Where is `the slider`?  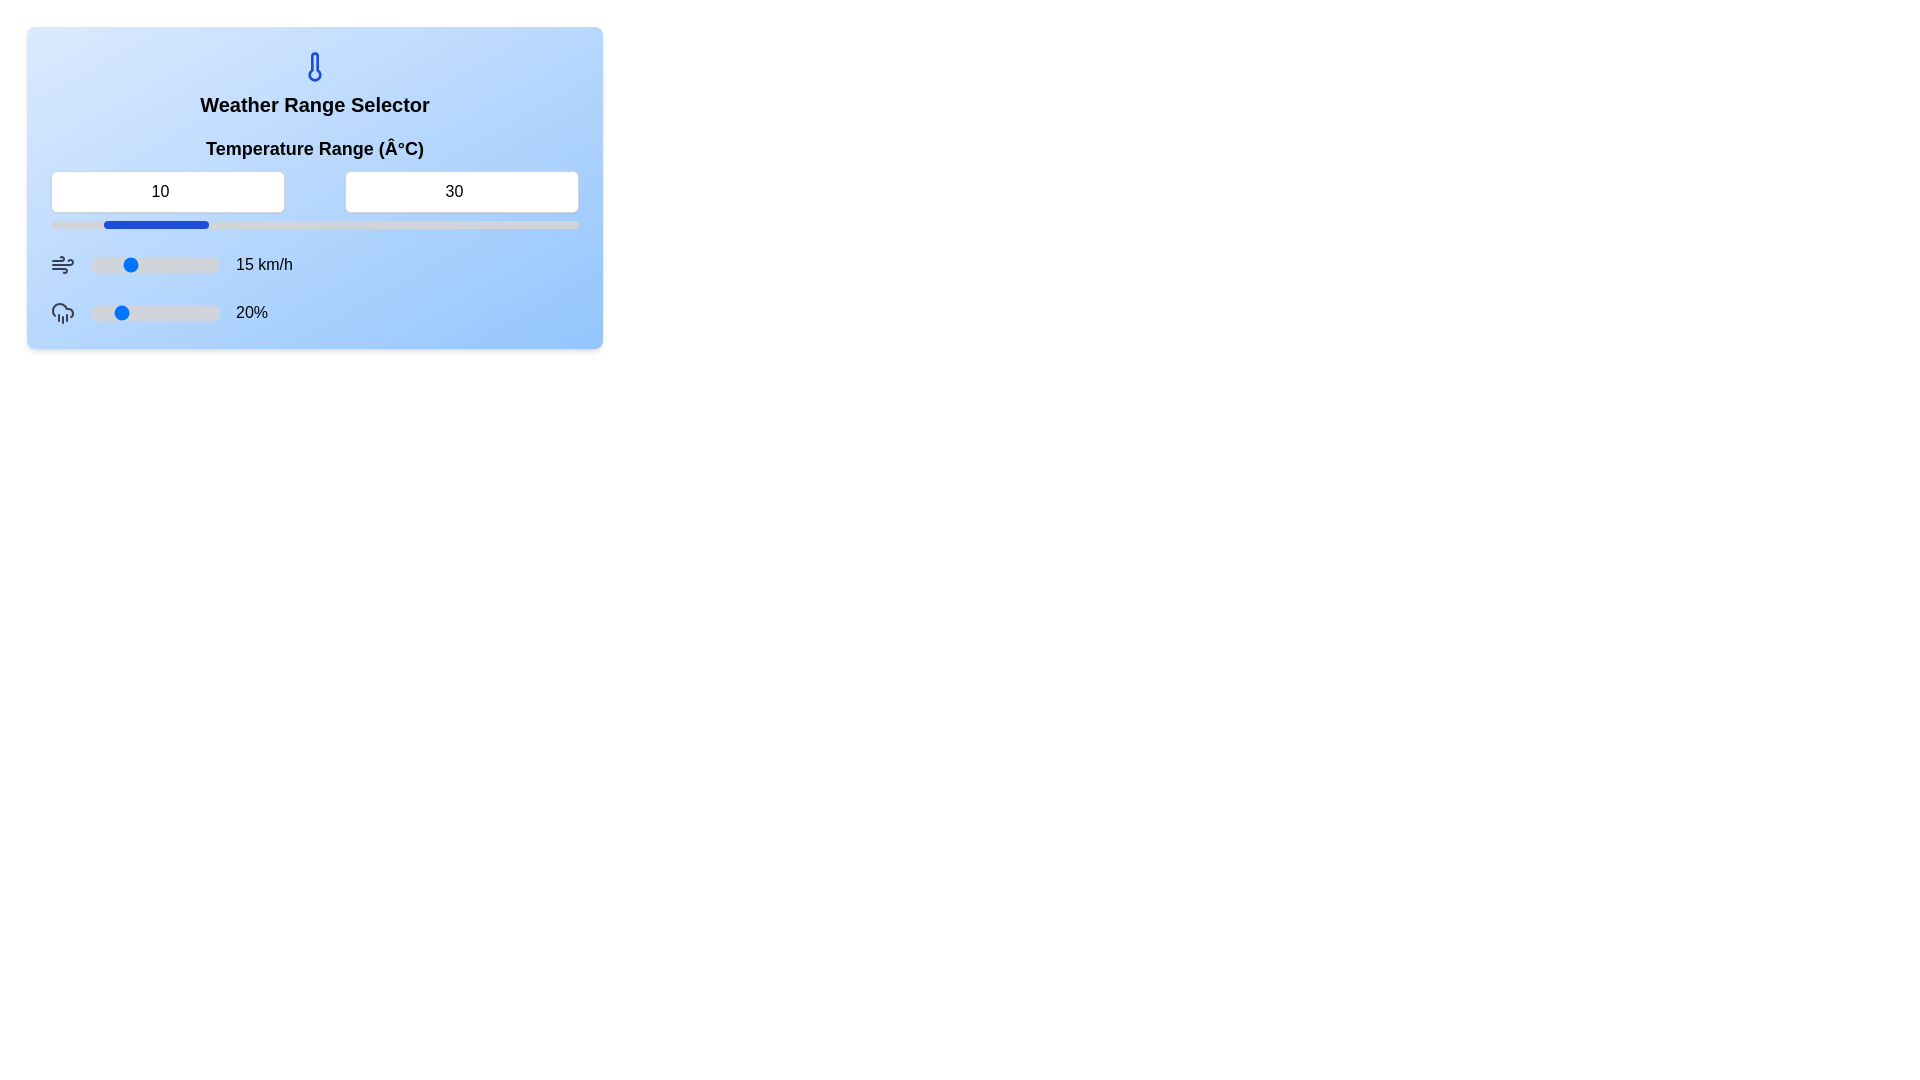 the slider is located at coordinates (95, 312).